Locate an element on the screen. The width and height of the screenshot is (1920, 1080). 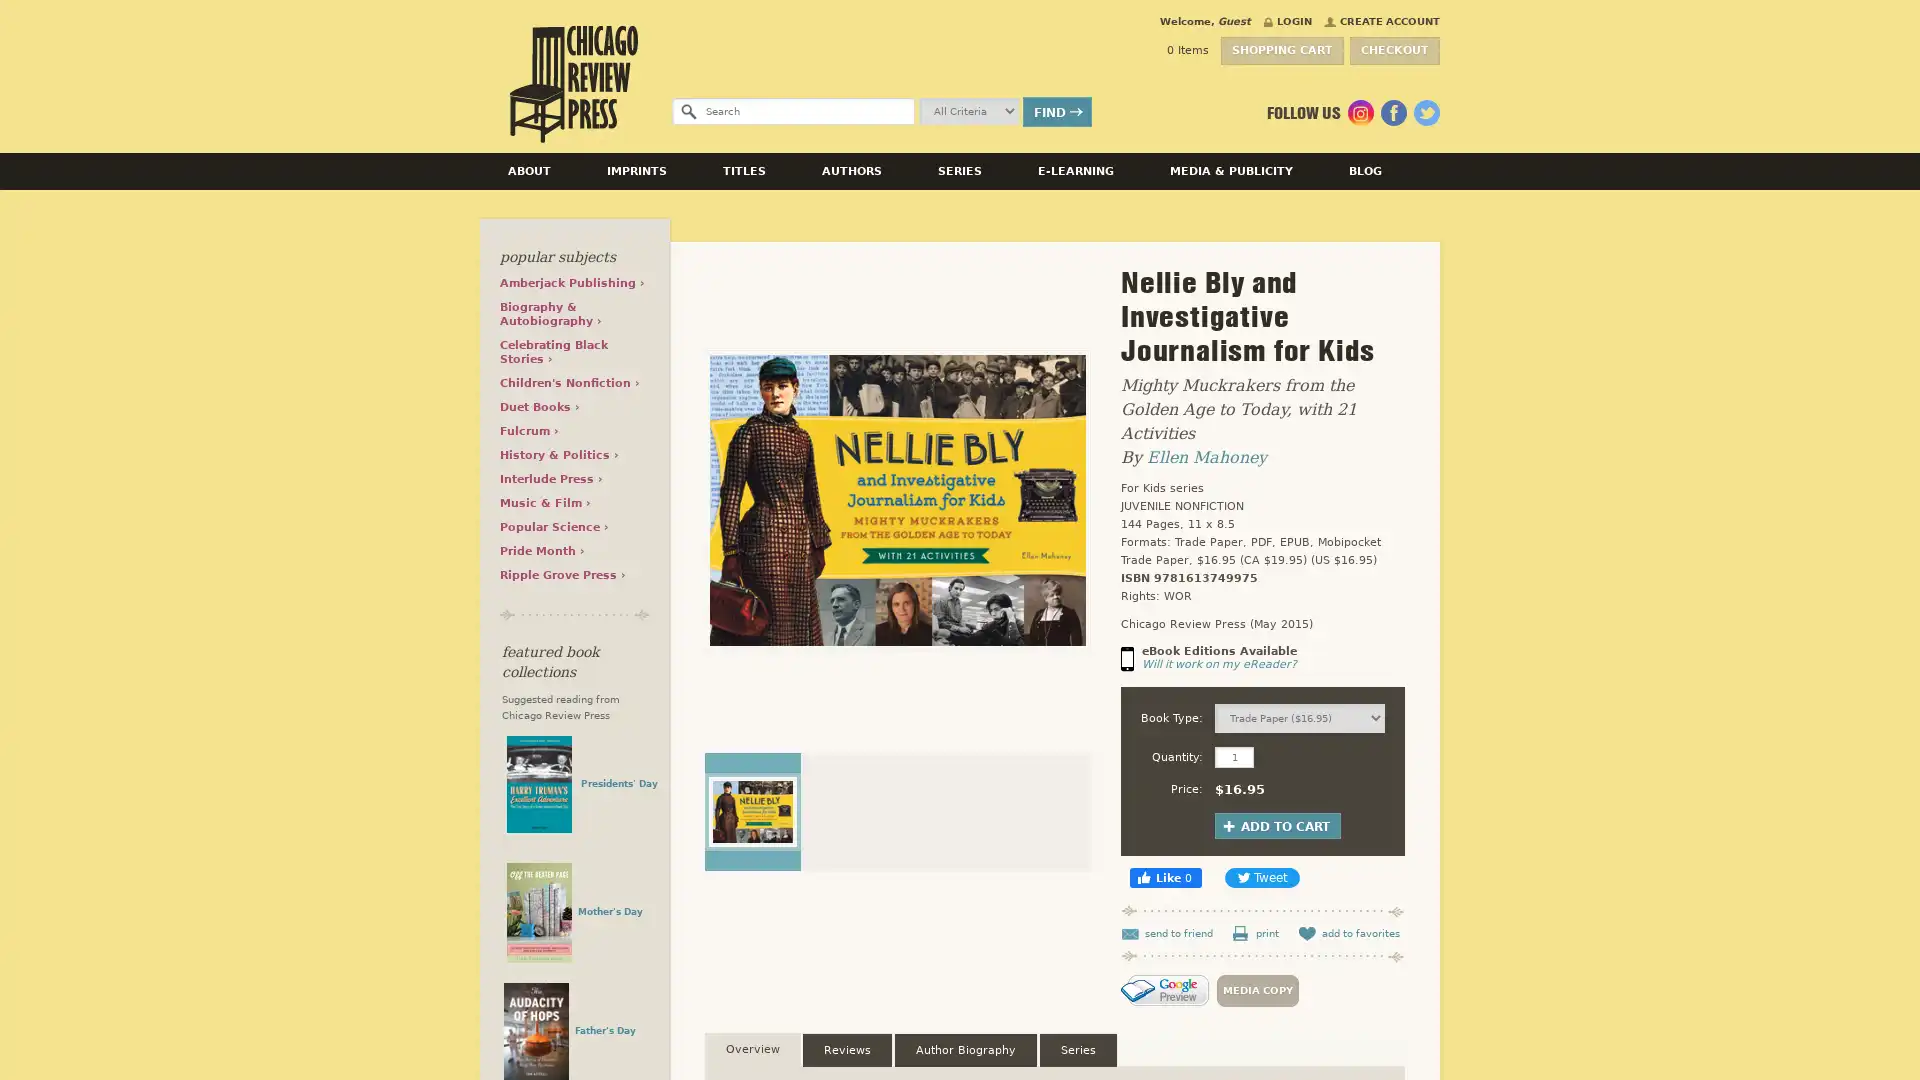
Add To Cart is located at coordinates (1276, 825).